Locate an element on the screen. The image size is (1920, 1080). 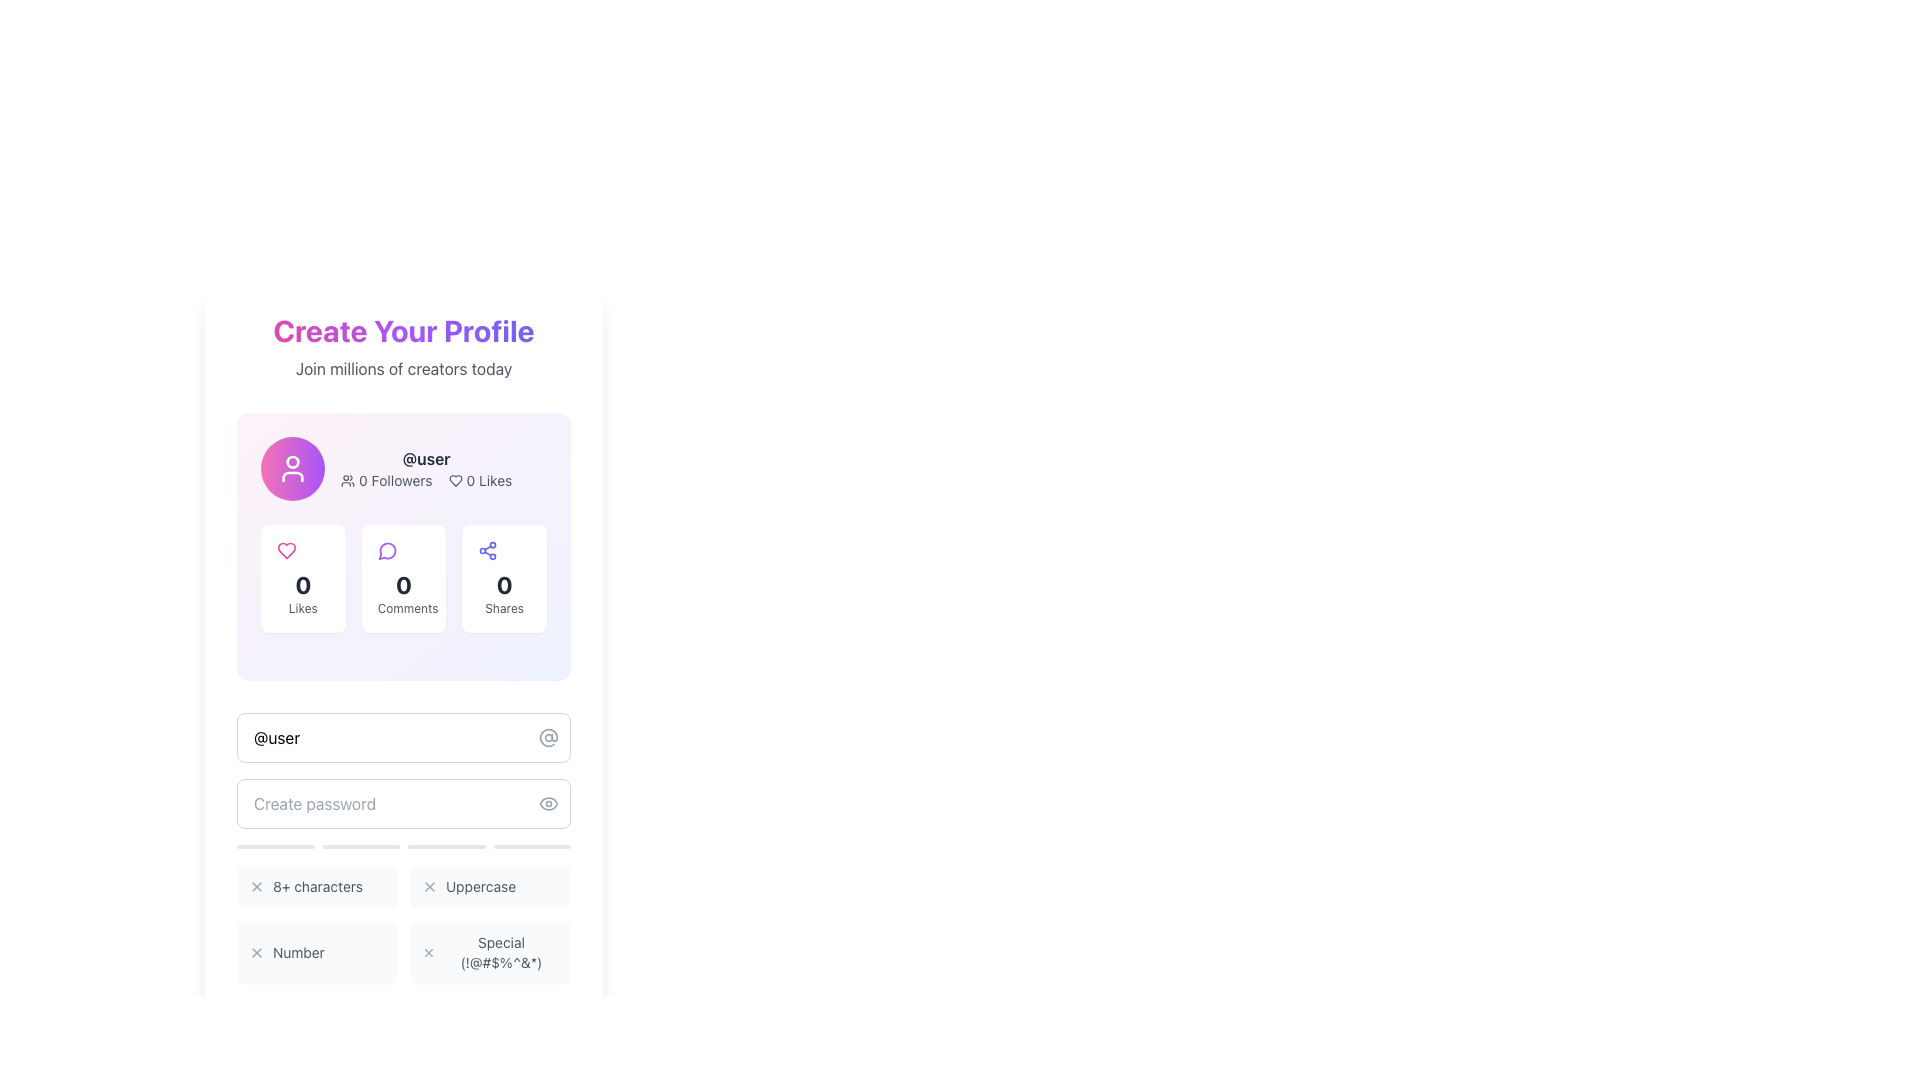
the text label displaying 'Special (!@#$%^&*)', which is styled with a gray color and located below the 'Create password' text field is located at coordinates (501, 951).